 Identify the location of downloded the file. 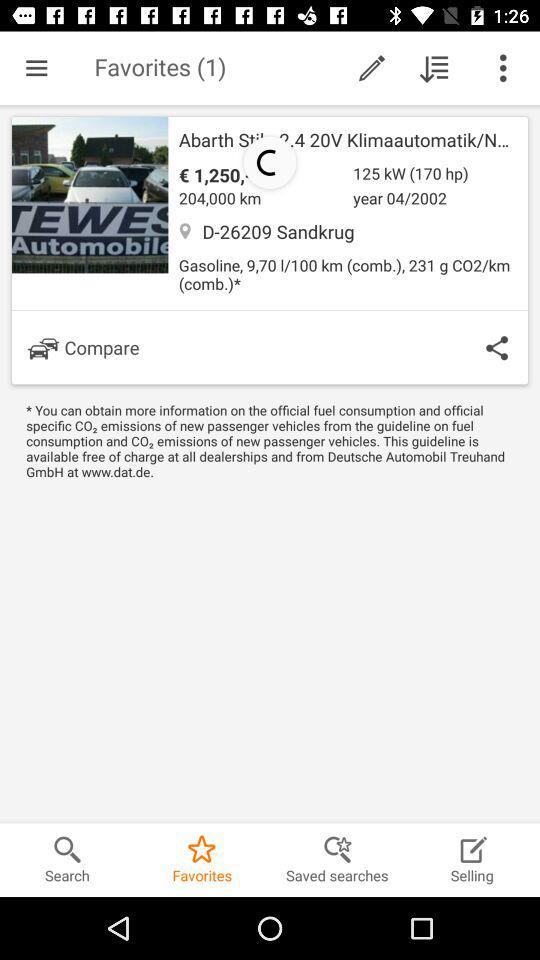
(434, 68).